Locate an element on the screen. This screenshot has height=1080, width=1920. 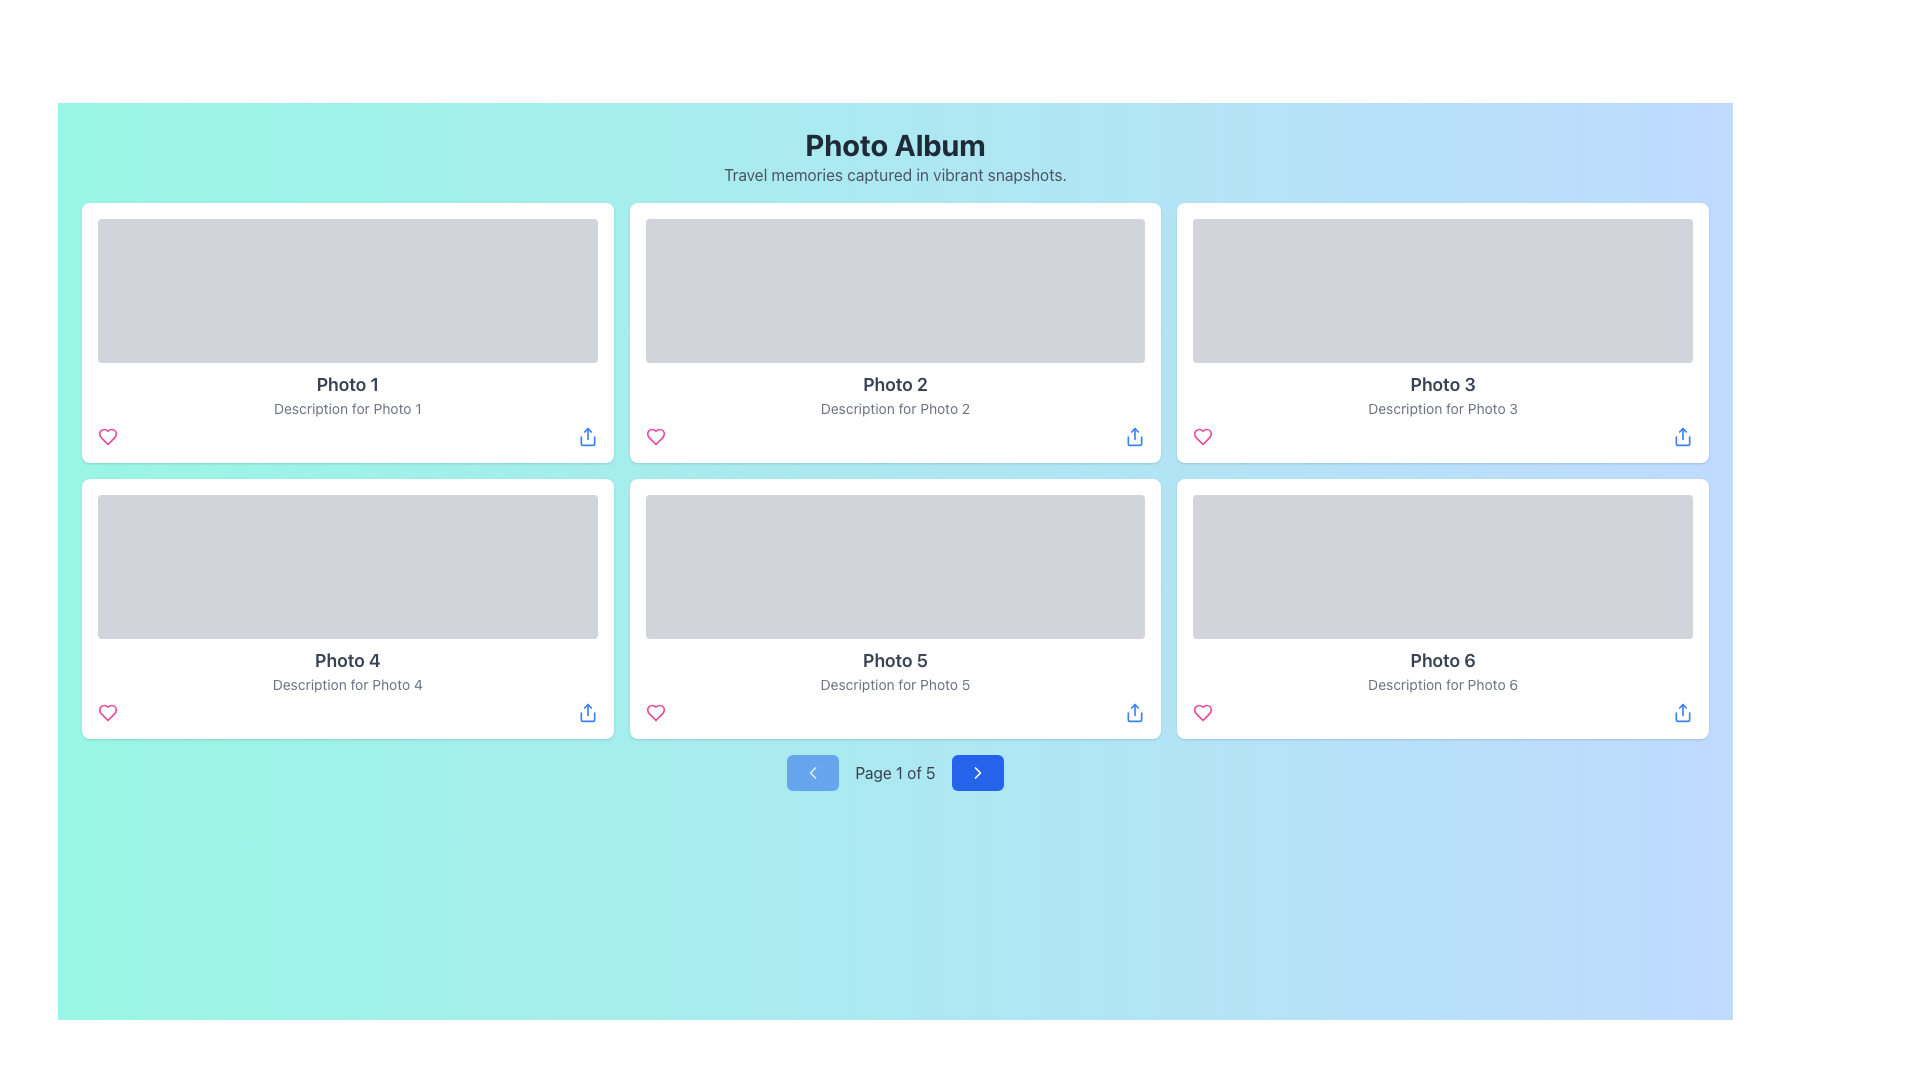
the rectangular image placeholder with a light gray background located in the top-right section of the grid displaying photo cards, positioned above 'Photo 3' and 'Description for Photo 3' is located at coordinates (1443, 290).